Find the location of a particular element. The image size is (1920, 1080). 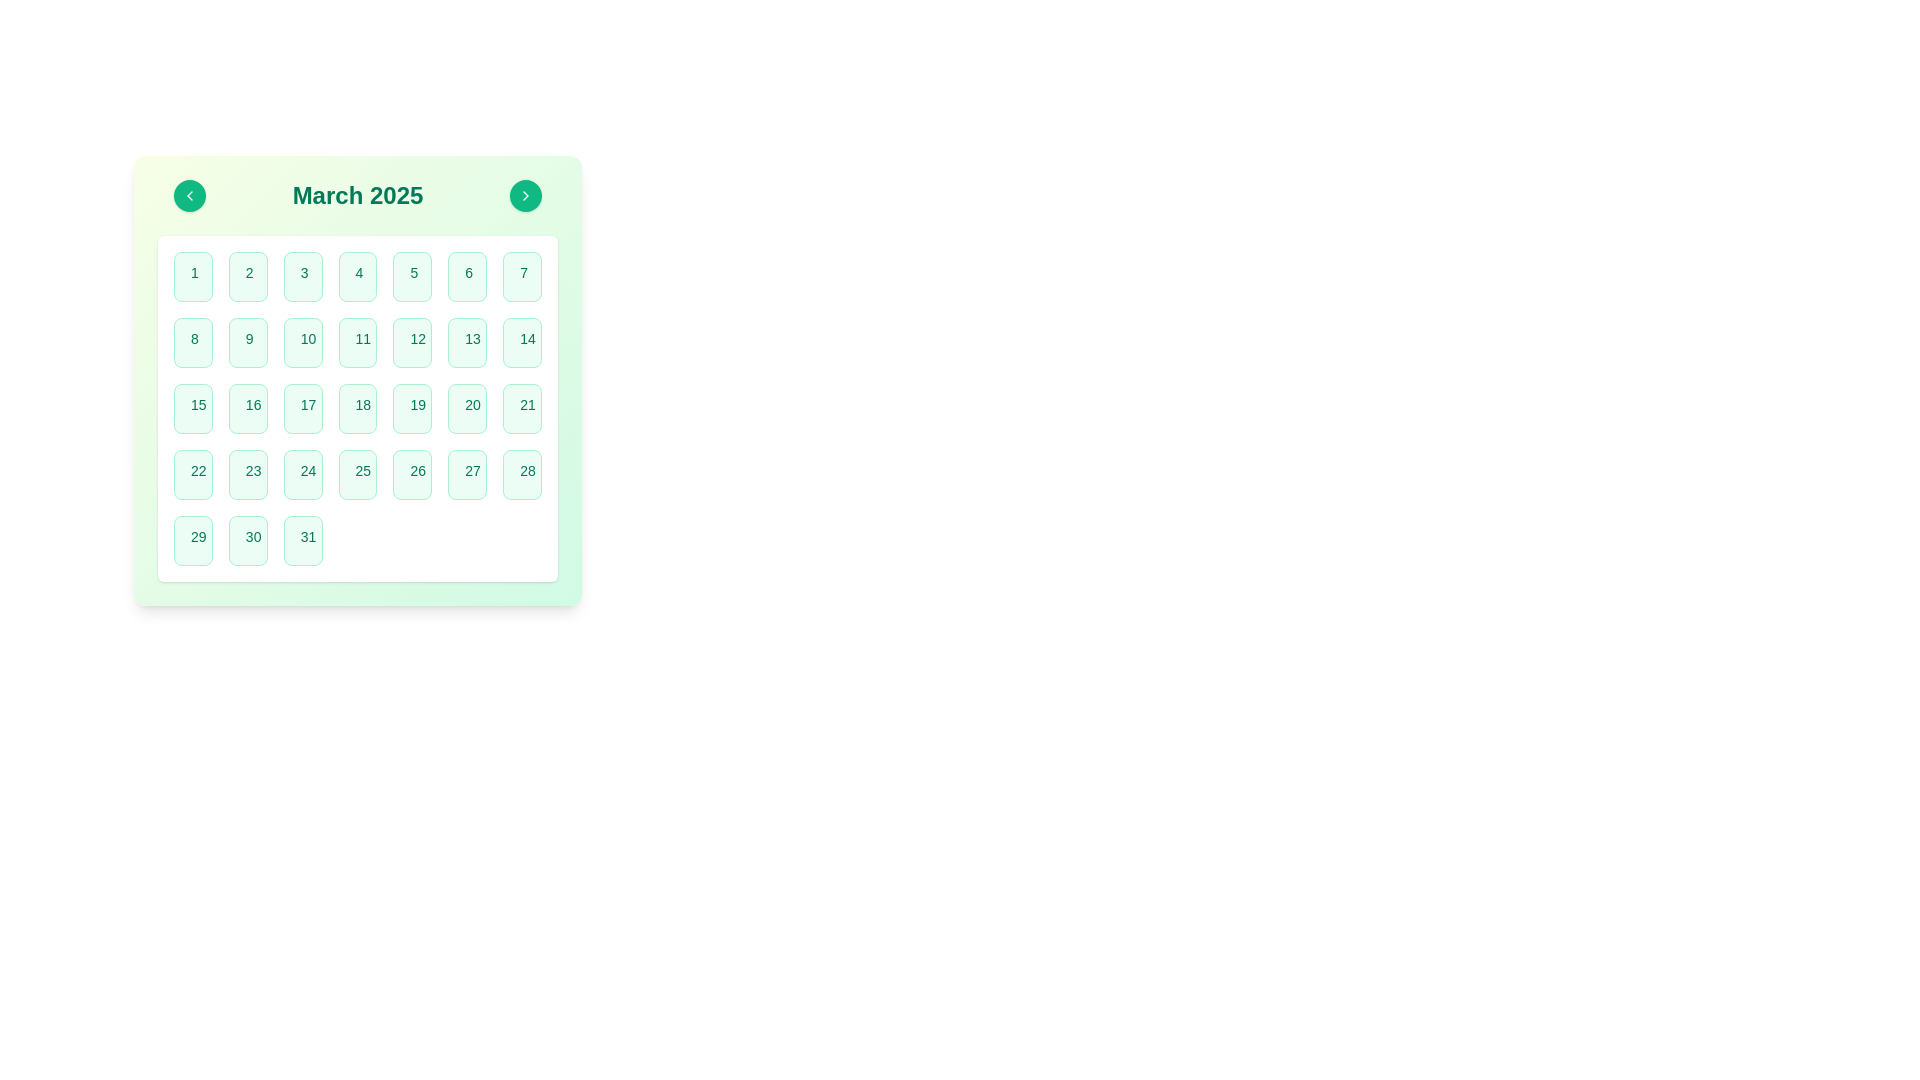

the light green rounded rectangular box containing the number '15' in a bold green font, which is located in the 3rd row, 1st column of the calendar grid is located at coordinates (193, 407).